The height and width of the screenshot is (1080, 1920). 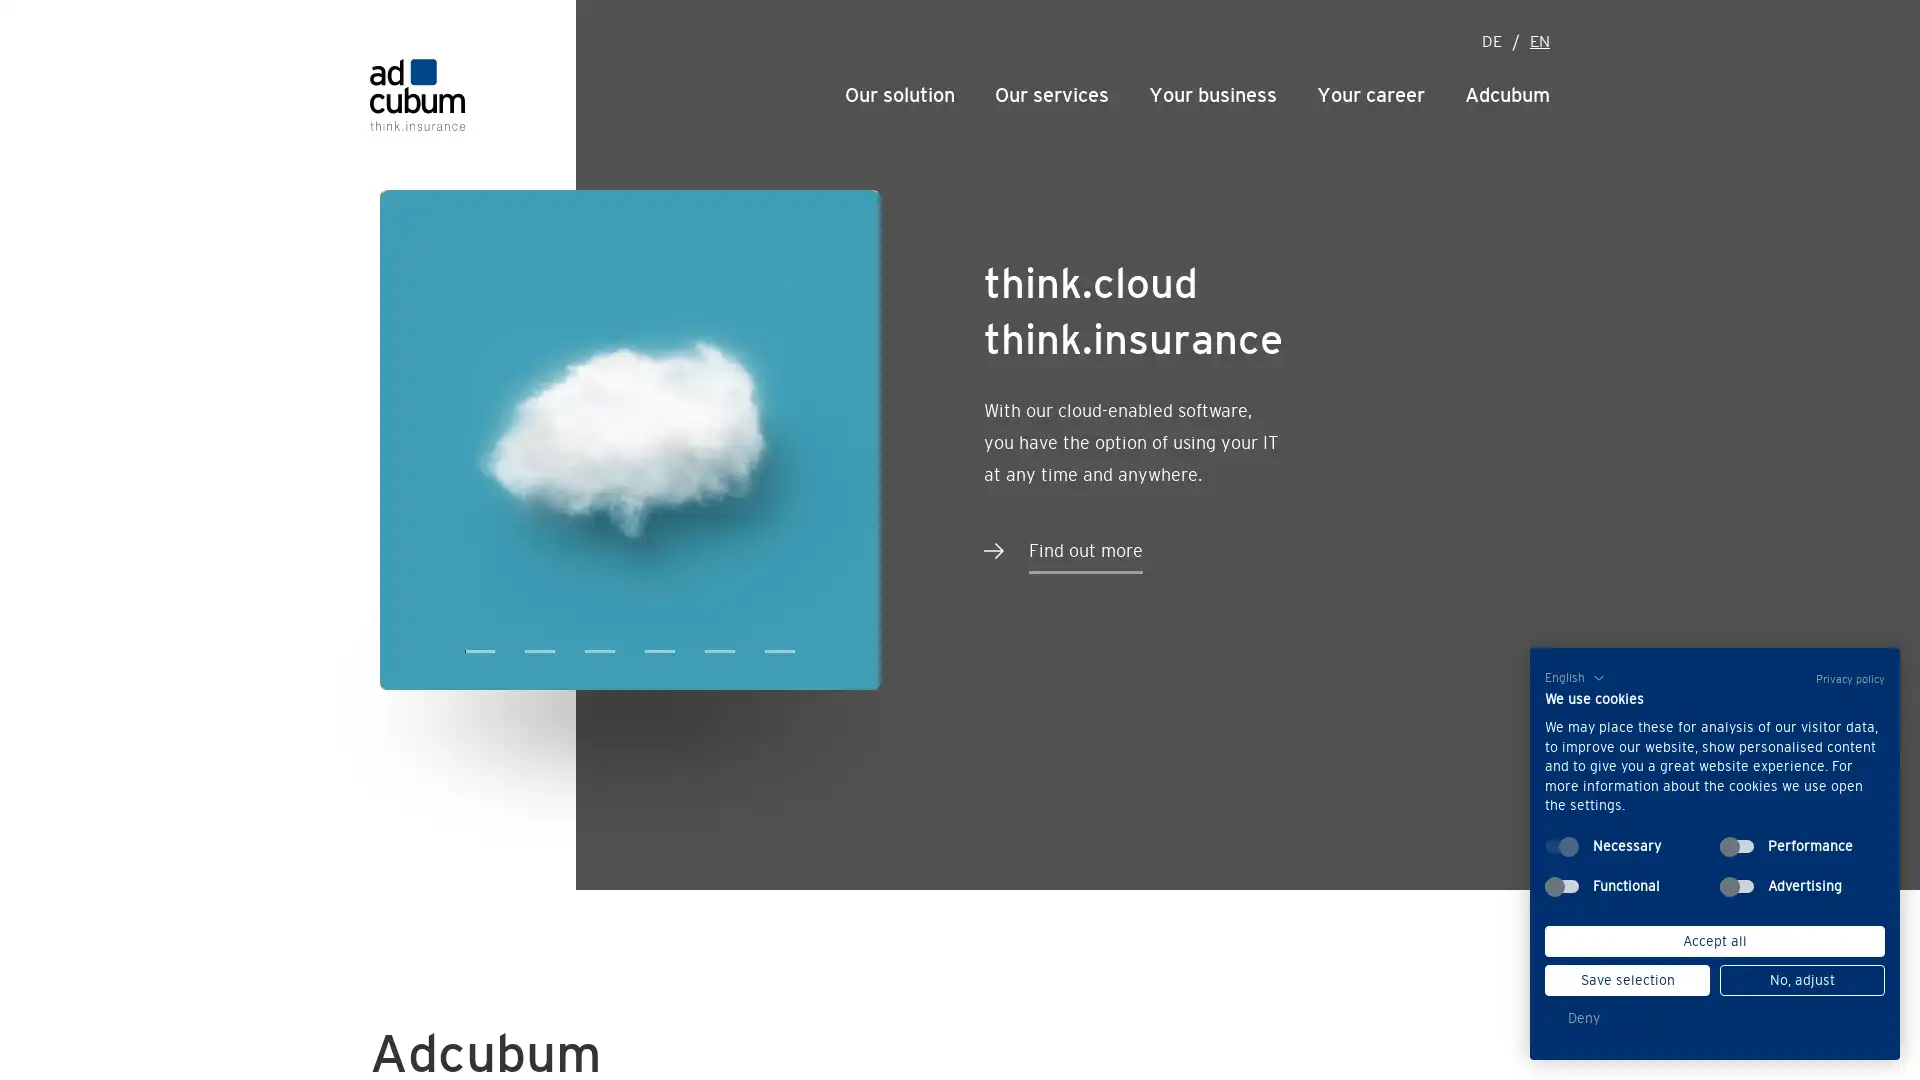 What do you see at coordinates (1563, 677) in the screenshot?
I see `English` at bounding box center [1563, 677].